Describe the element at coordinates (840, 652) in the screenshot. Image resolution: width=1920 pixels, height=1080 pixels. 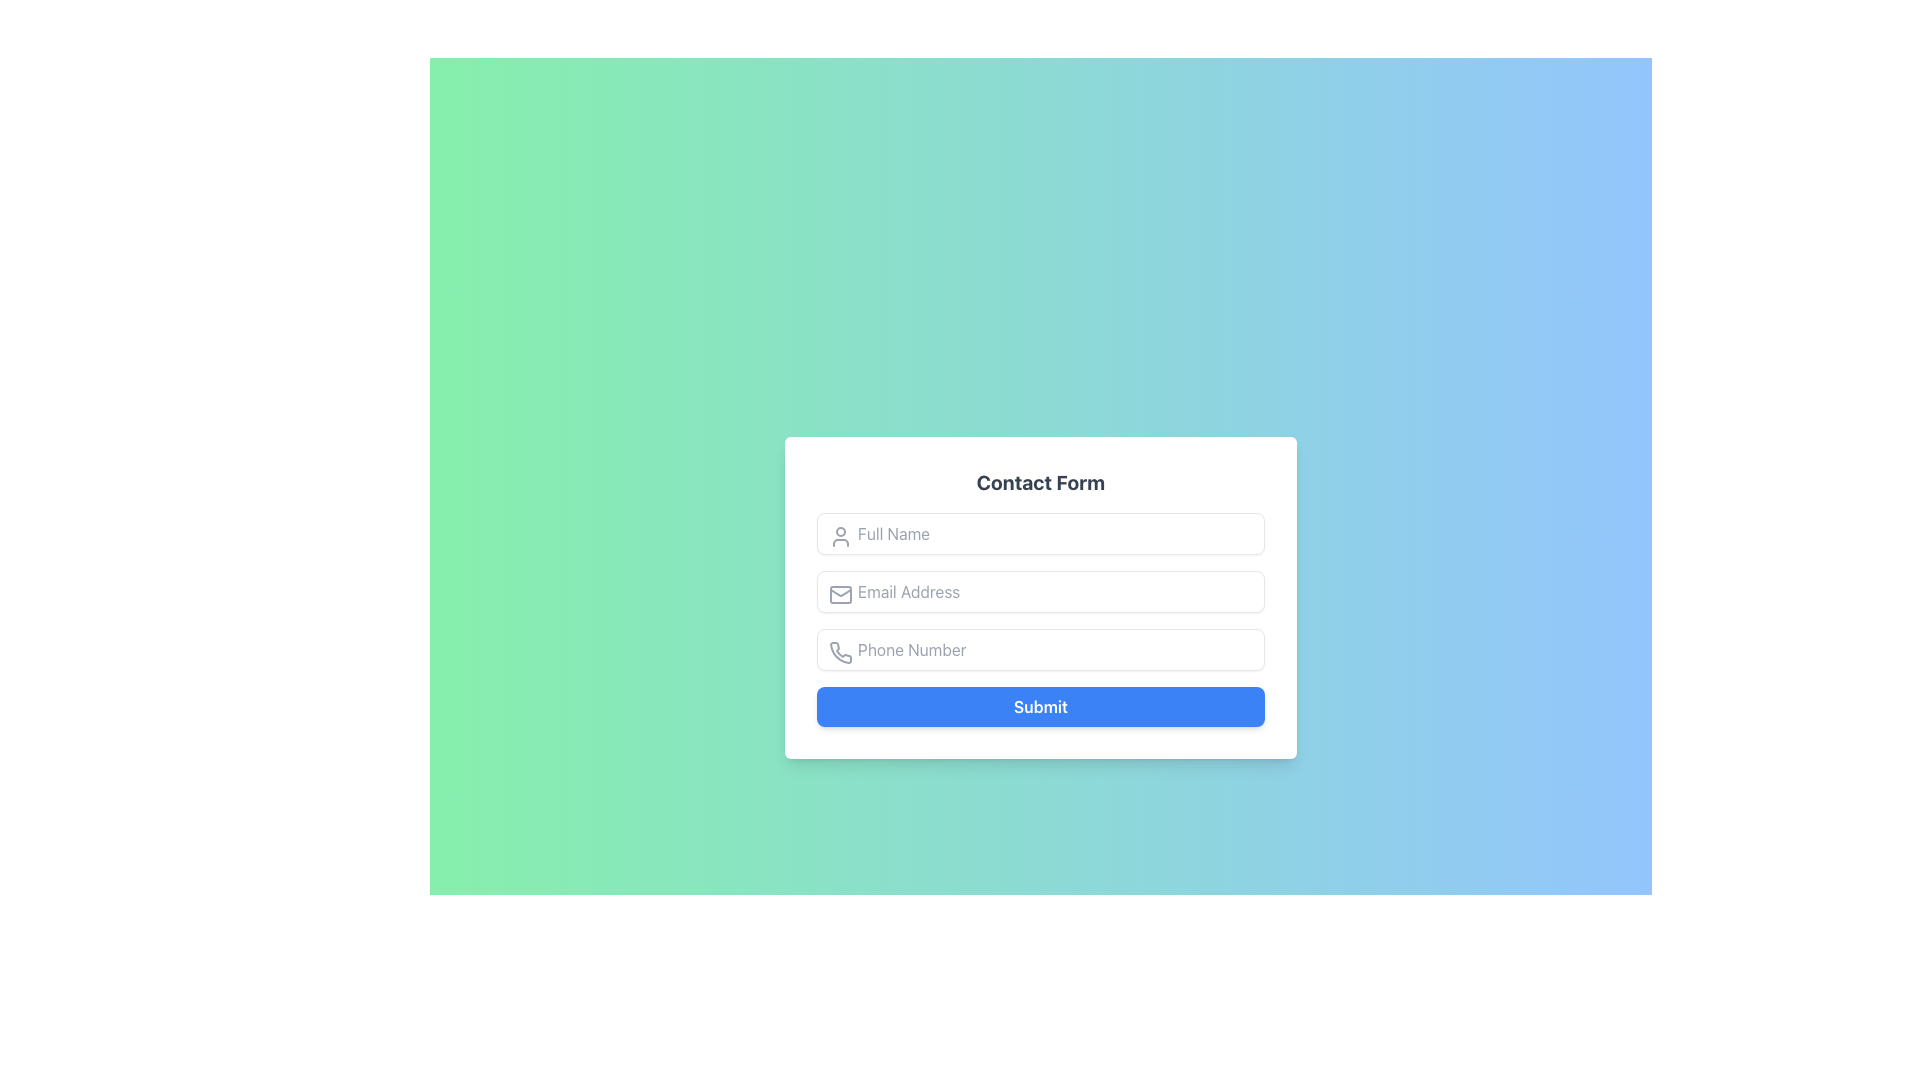
I see `the phone receiver icon located inside the 'Phone Number' input field, which is styled in gray and positioned on the left side of the input box` at that location.